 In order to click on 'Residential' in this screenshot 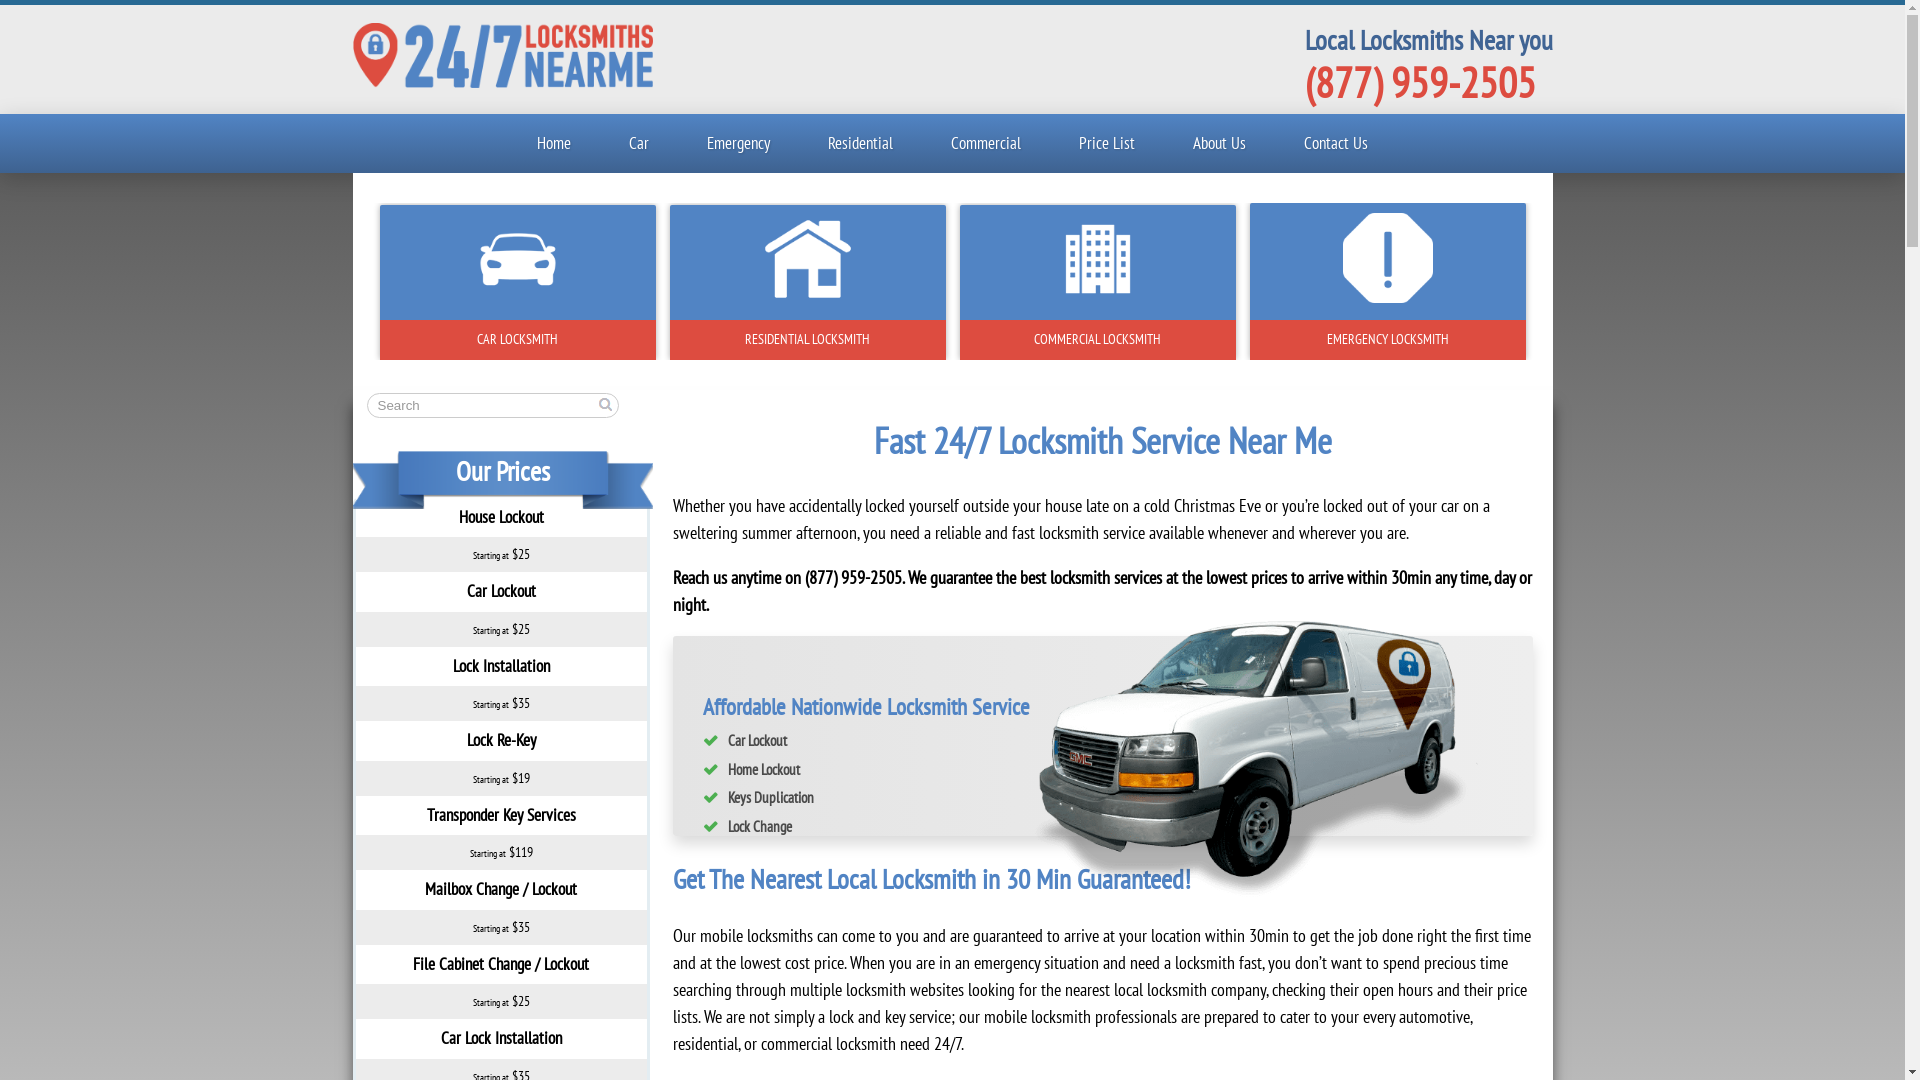, I will do `click(860, 142)`.